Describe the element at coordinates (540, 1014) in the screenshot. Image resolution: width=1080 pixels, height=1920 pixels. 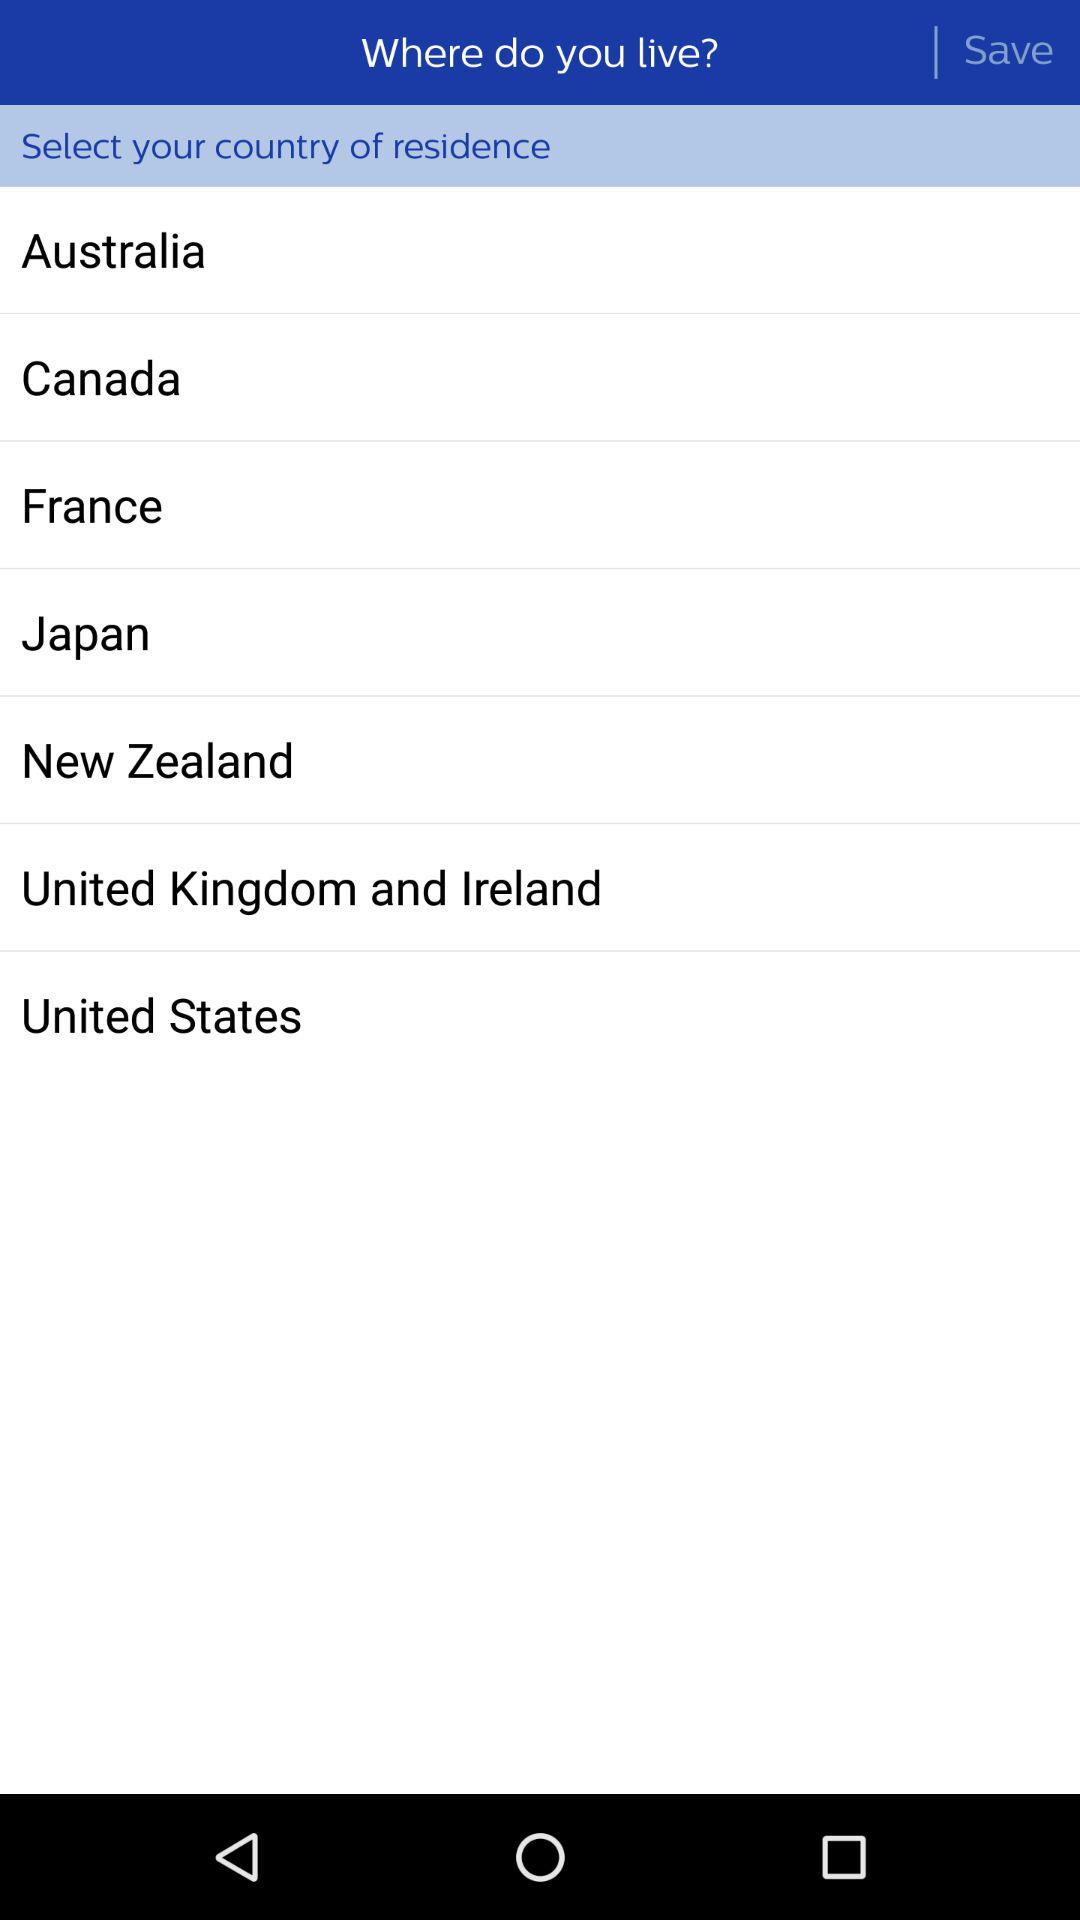
I see `the icon below united kingdom and app` at that location.